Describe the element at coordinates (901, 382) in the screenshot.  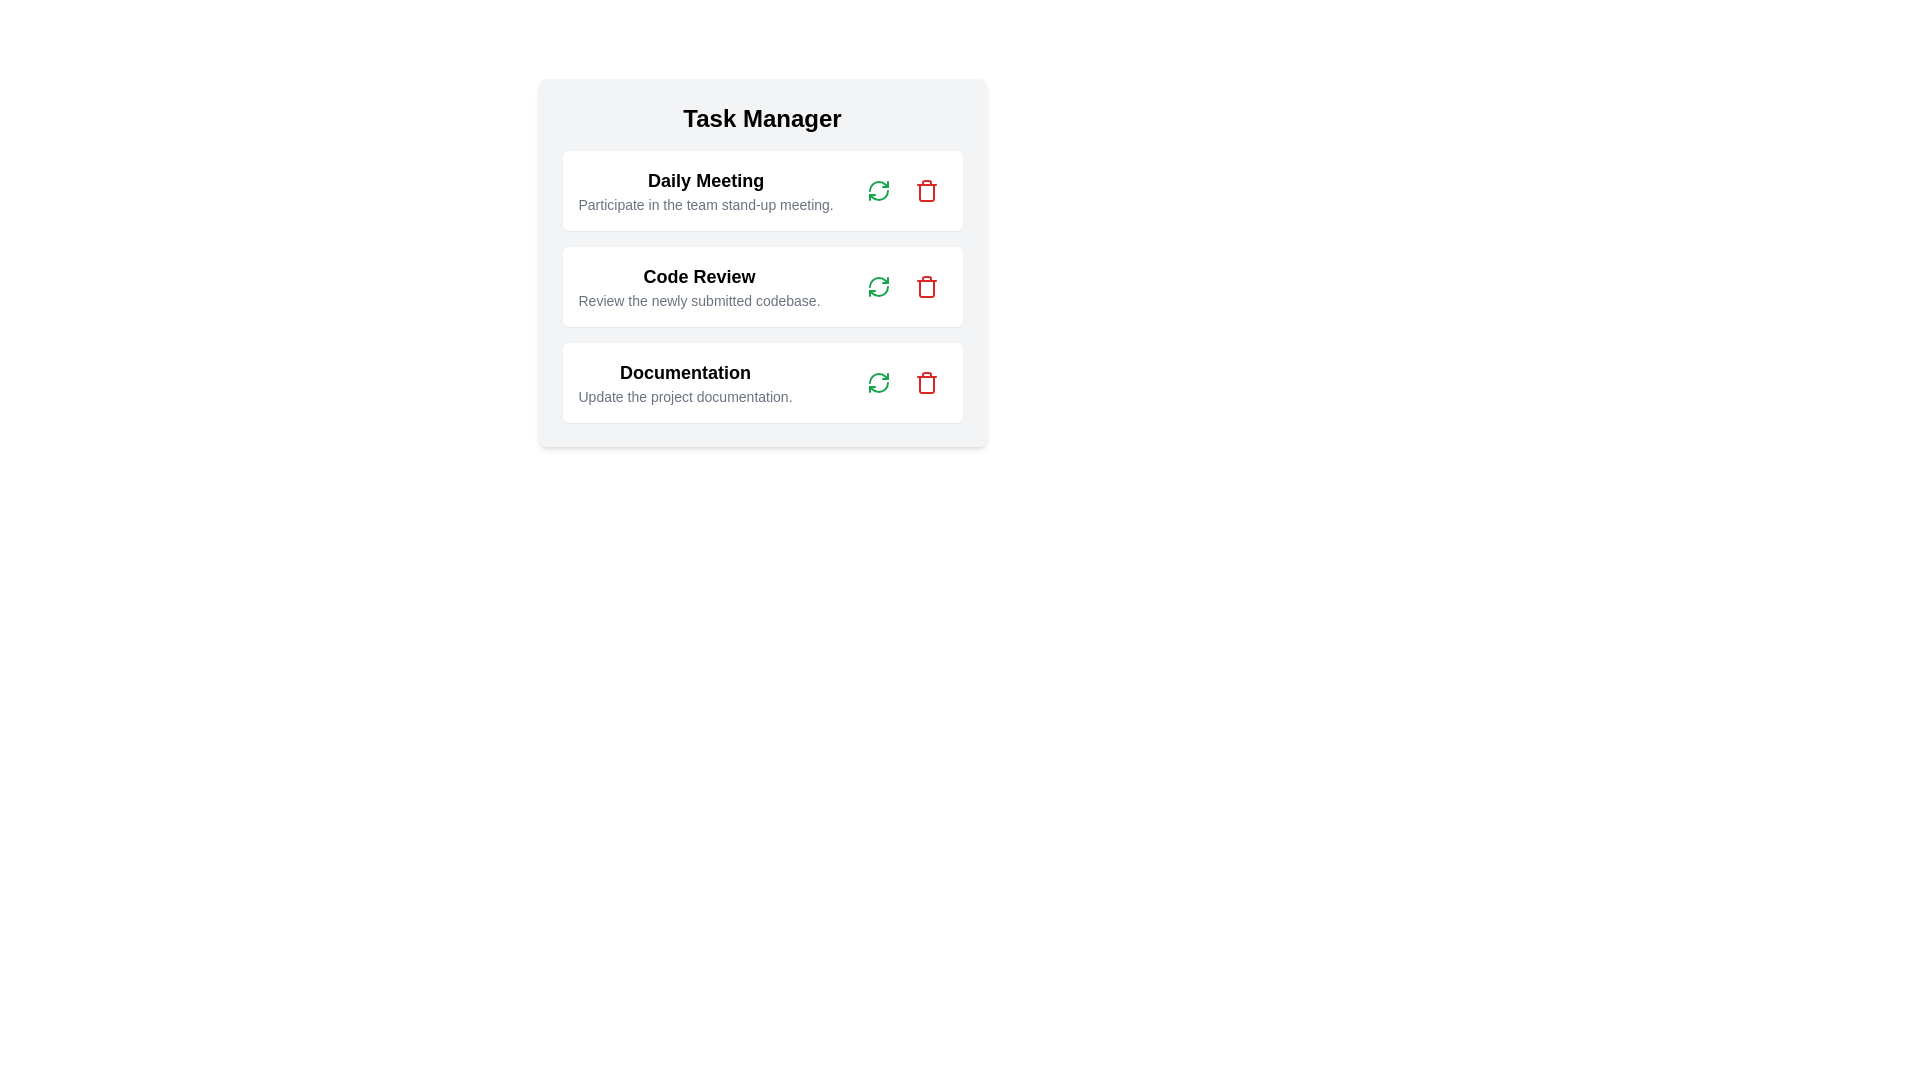
I see `the grouped element containing the green refresh icon and the red delete icon for task management, located in the bottom-right corner of the 'Documentation Update the project documentation' item` at that location.